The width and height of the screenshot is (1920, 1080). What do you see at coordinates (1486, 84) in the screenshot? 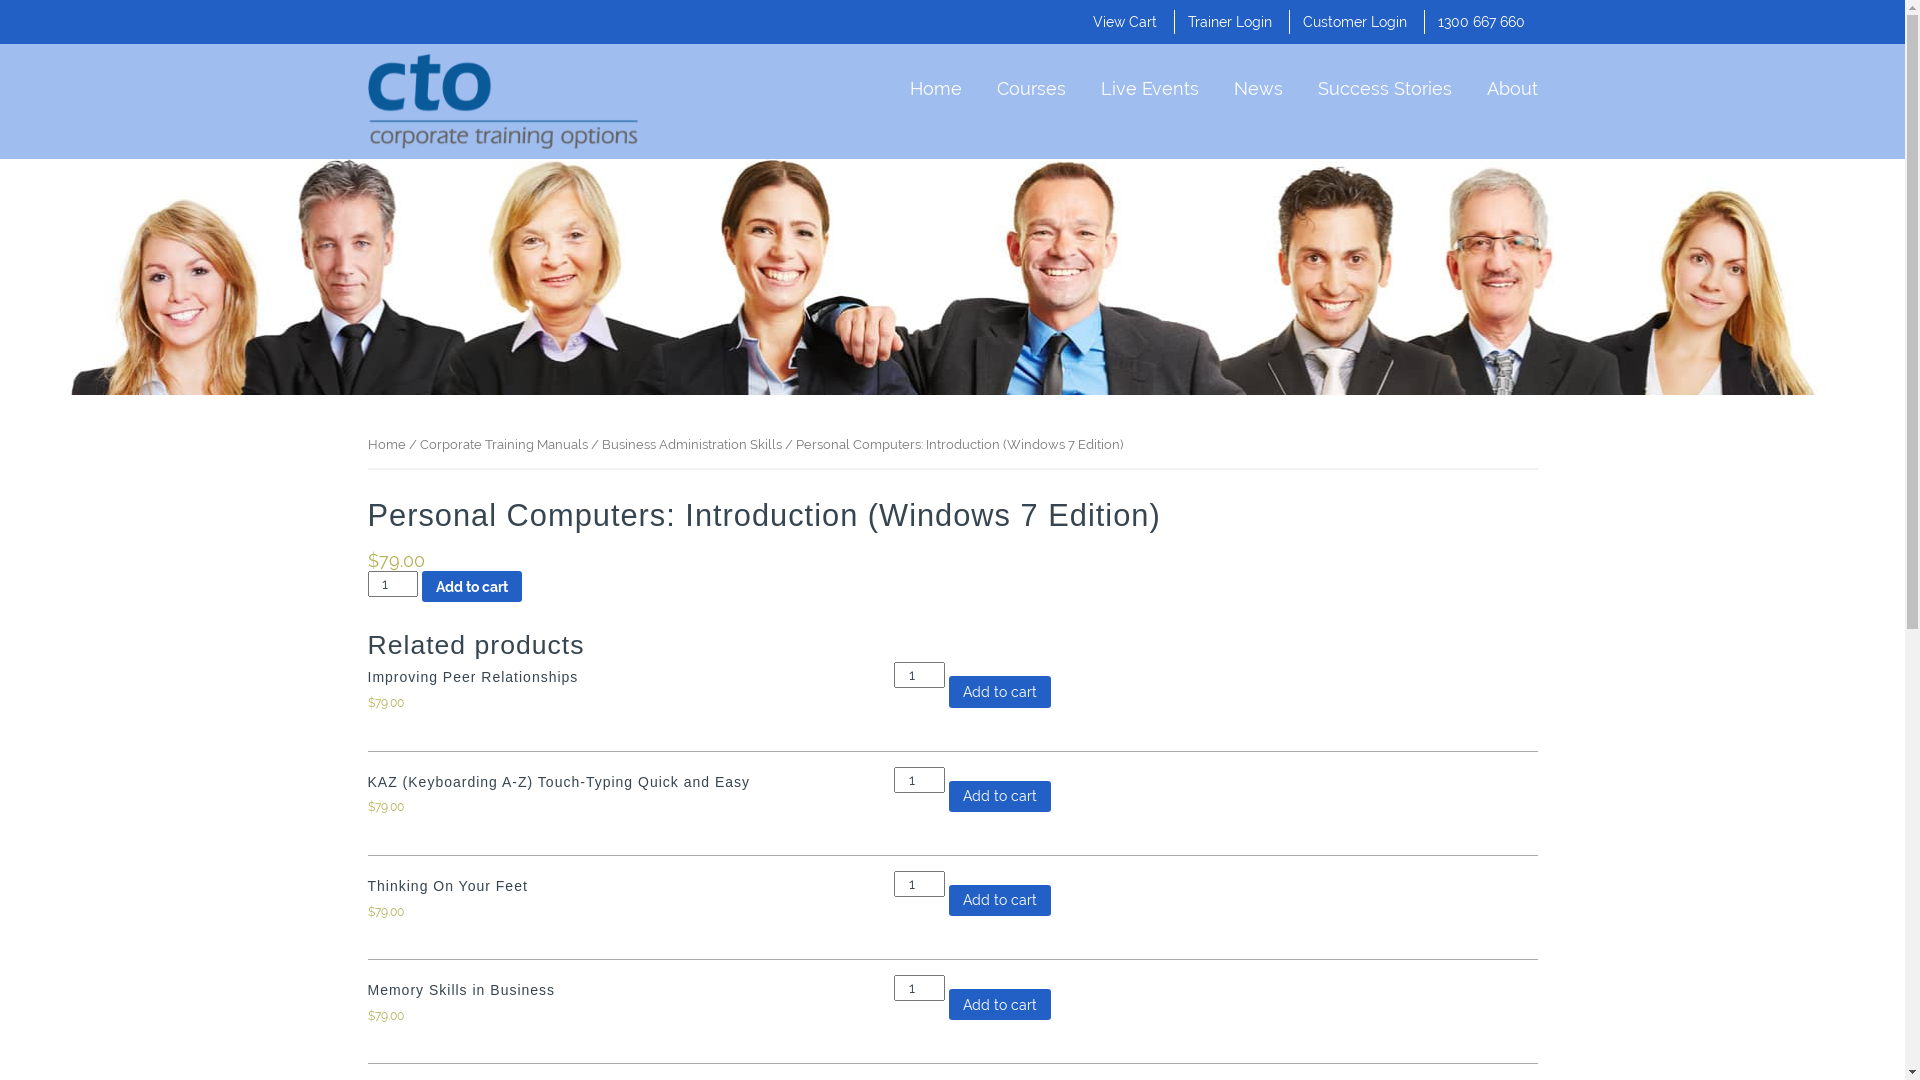
I see `'About'` at bounding box center [1486, 84].